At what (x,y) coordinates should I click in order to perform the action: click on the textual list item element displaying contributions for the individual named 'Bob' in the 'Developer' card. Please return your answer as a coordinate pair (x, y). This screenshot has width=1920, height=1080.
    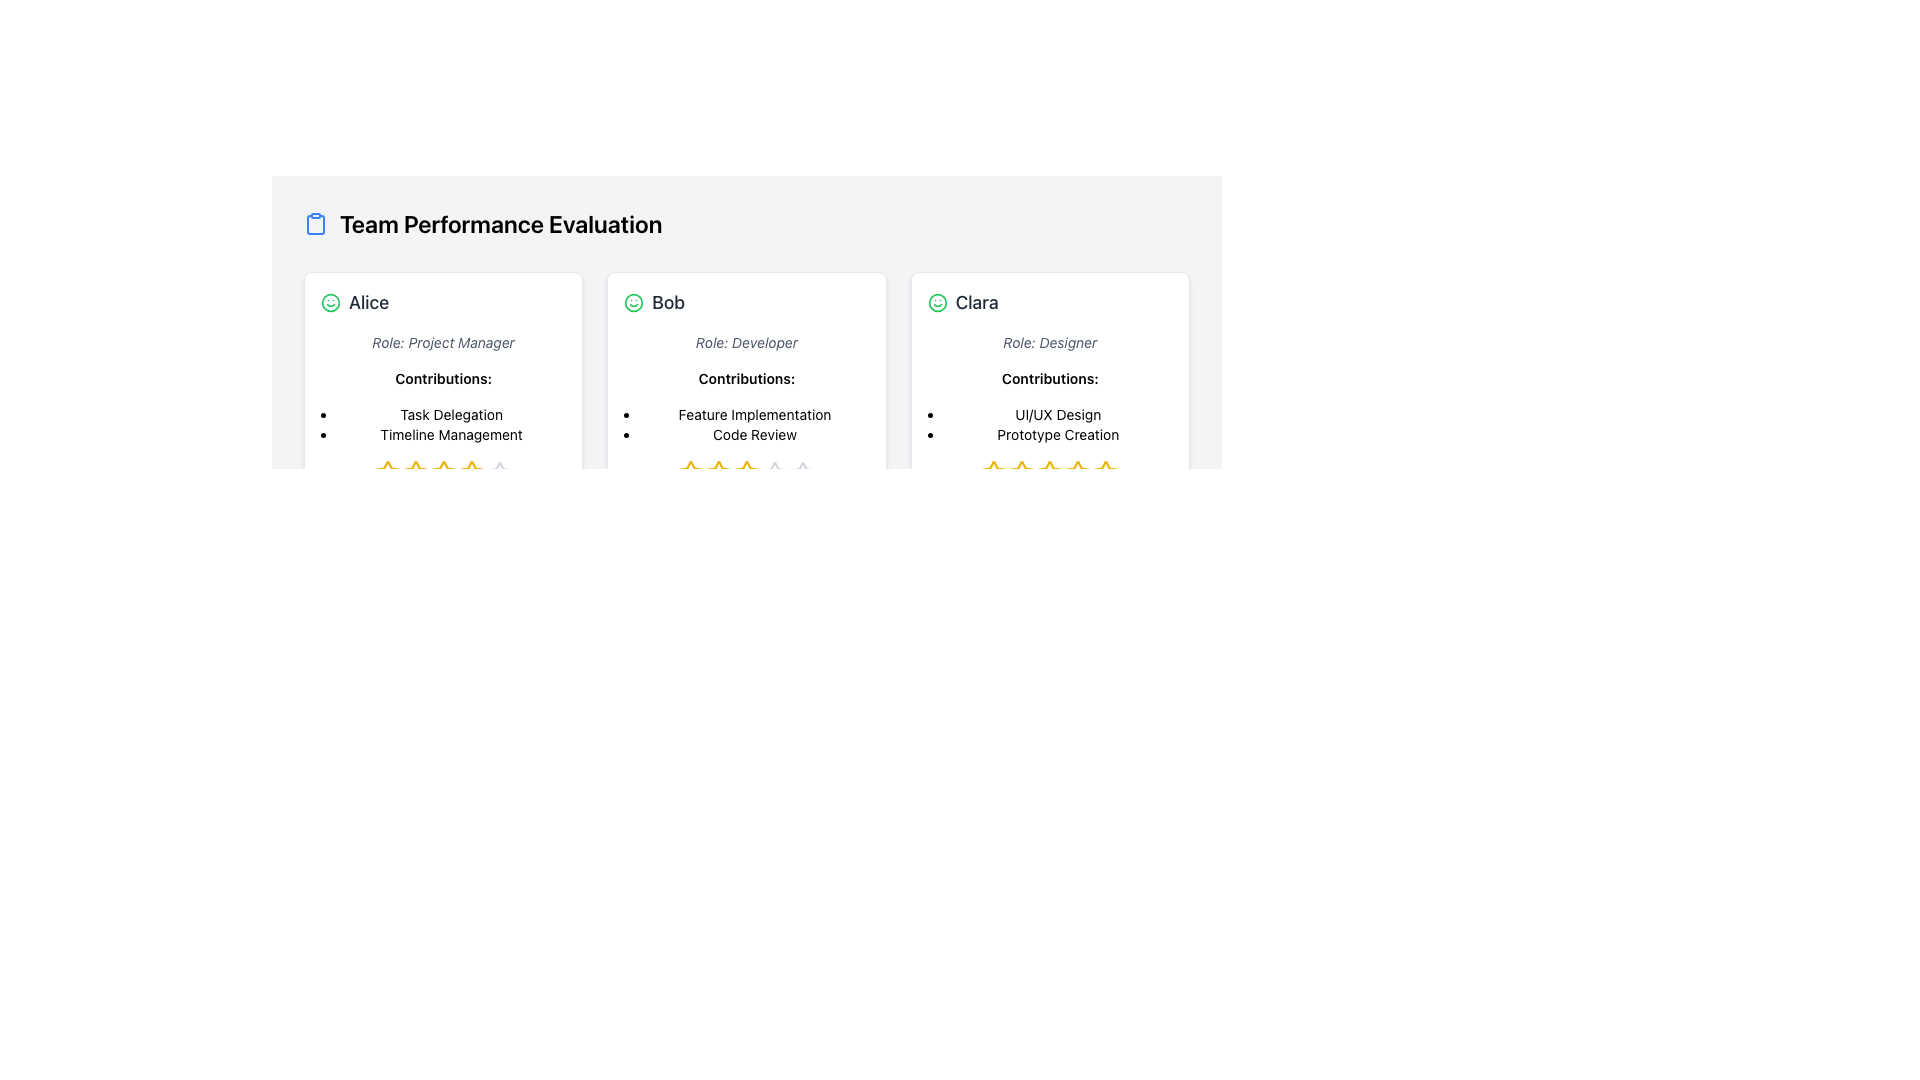
    Looking at the image, I should click on (753, 423).